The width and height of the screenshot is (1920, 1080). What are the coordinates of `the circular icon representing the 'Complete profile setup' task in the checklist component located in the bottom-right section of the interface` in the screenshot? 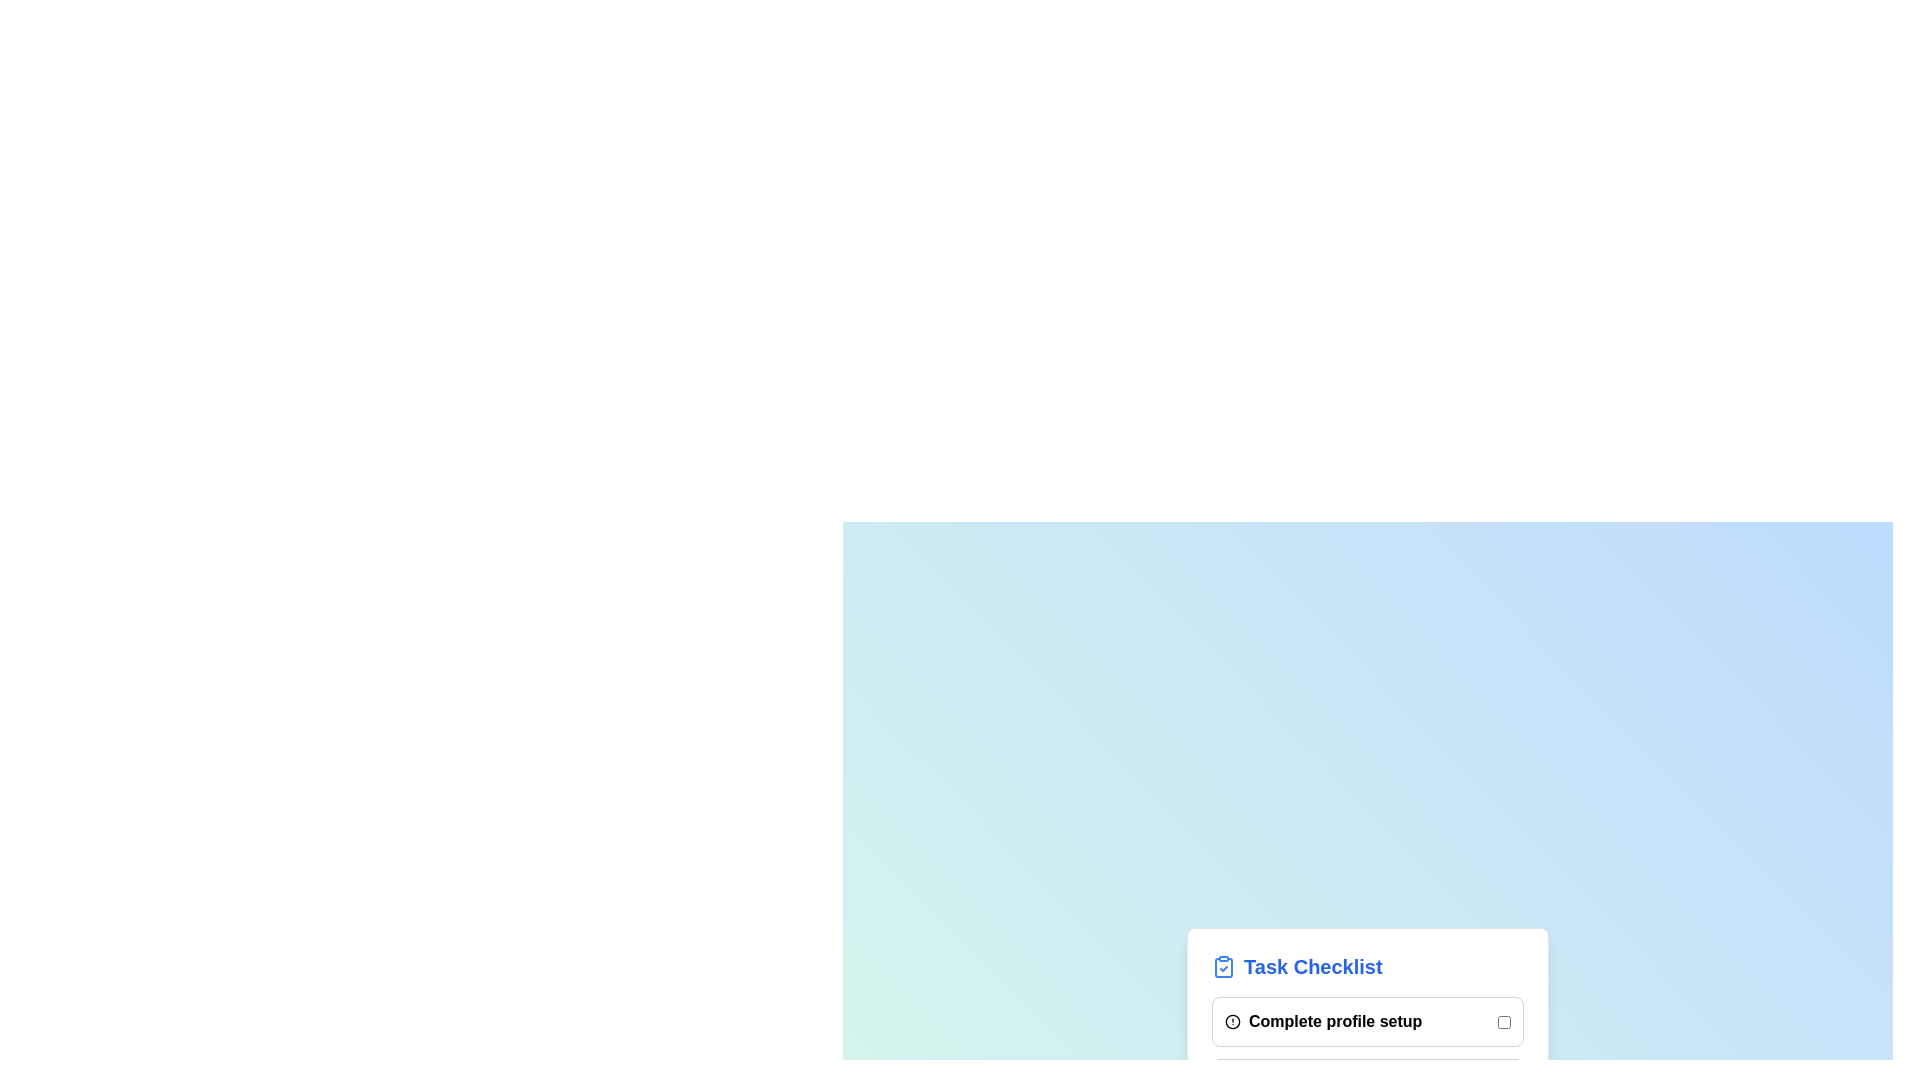 It's located at (1232, 1022).